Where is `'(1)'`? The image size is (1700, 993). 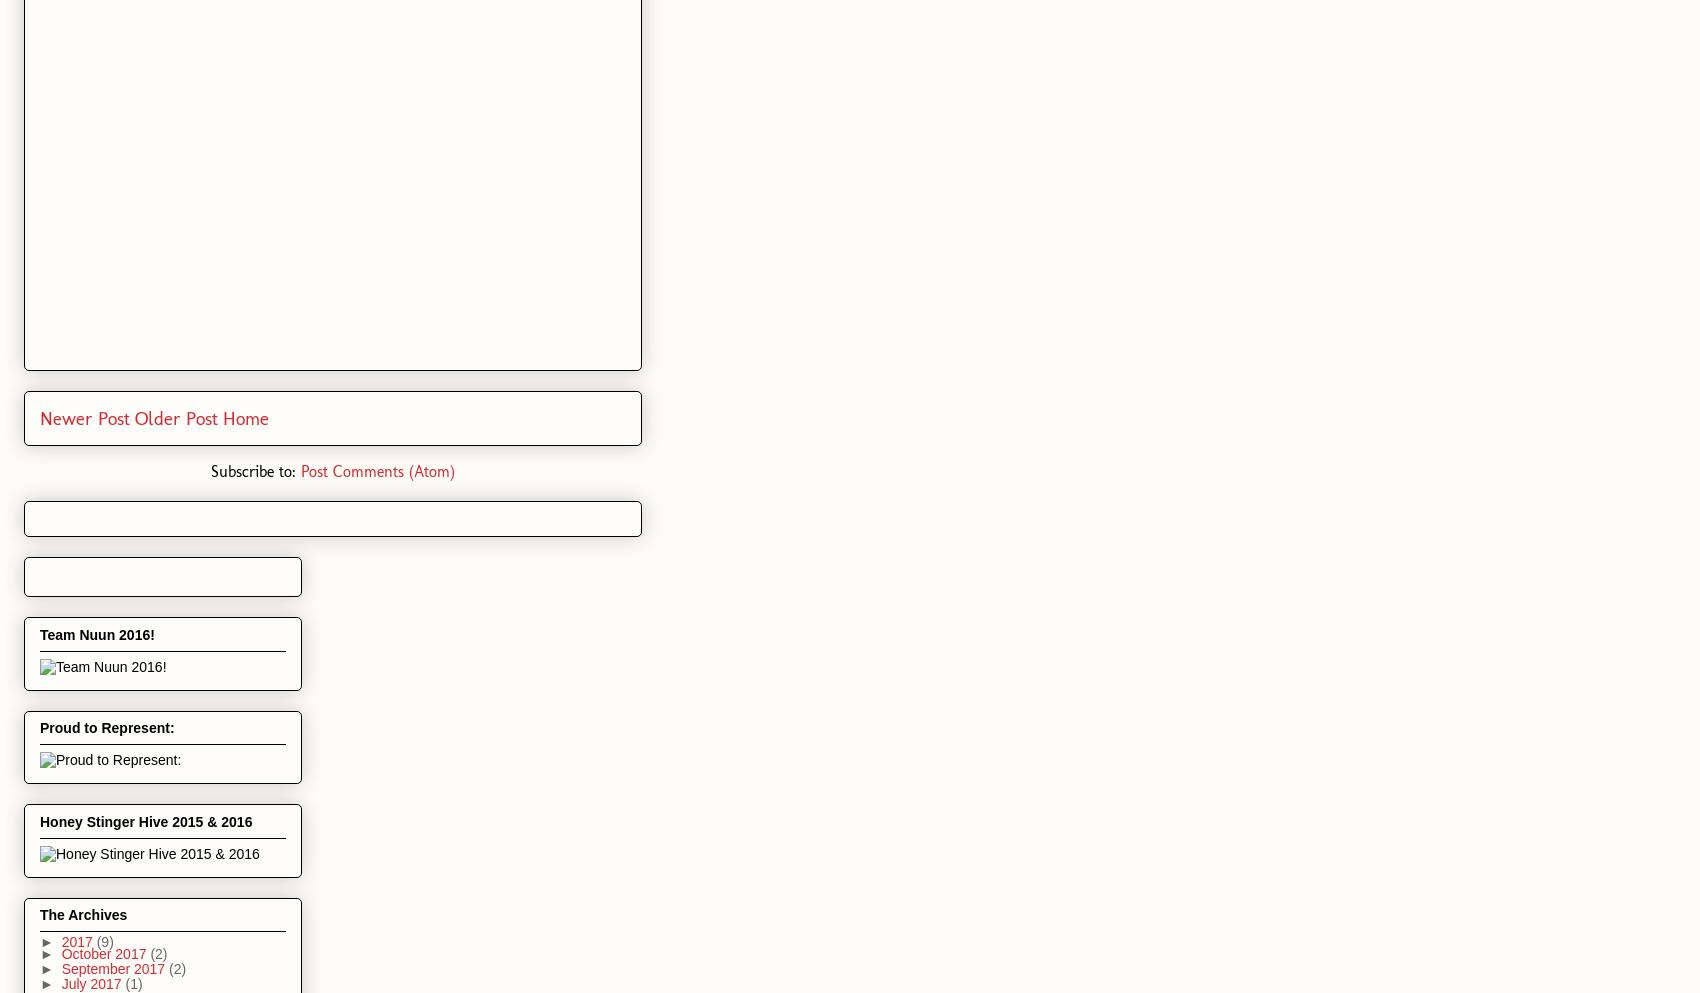
'(1)' is located at coordinates (132, 982).